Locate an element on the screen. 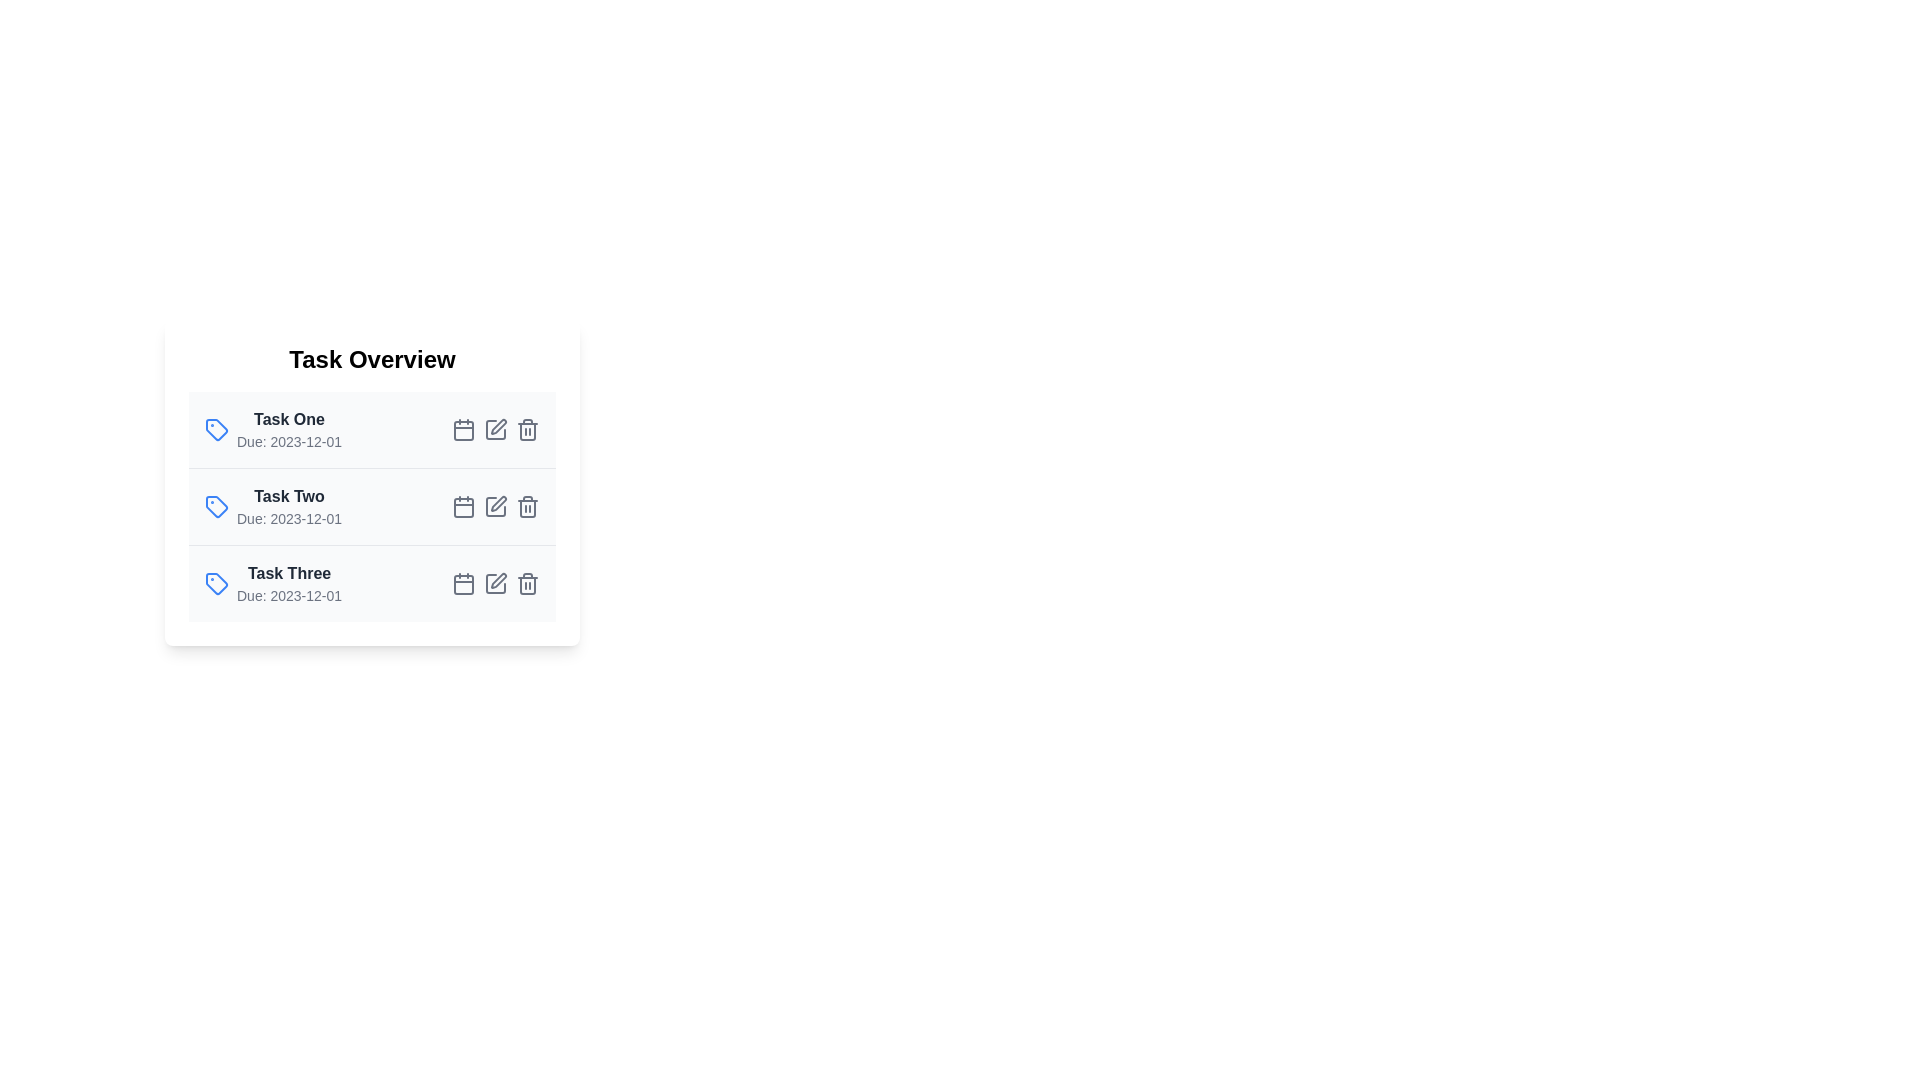 The image size is (1920, 1080). the trash can icon button indicating a delete action is located at coordinates (528, 428).